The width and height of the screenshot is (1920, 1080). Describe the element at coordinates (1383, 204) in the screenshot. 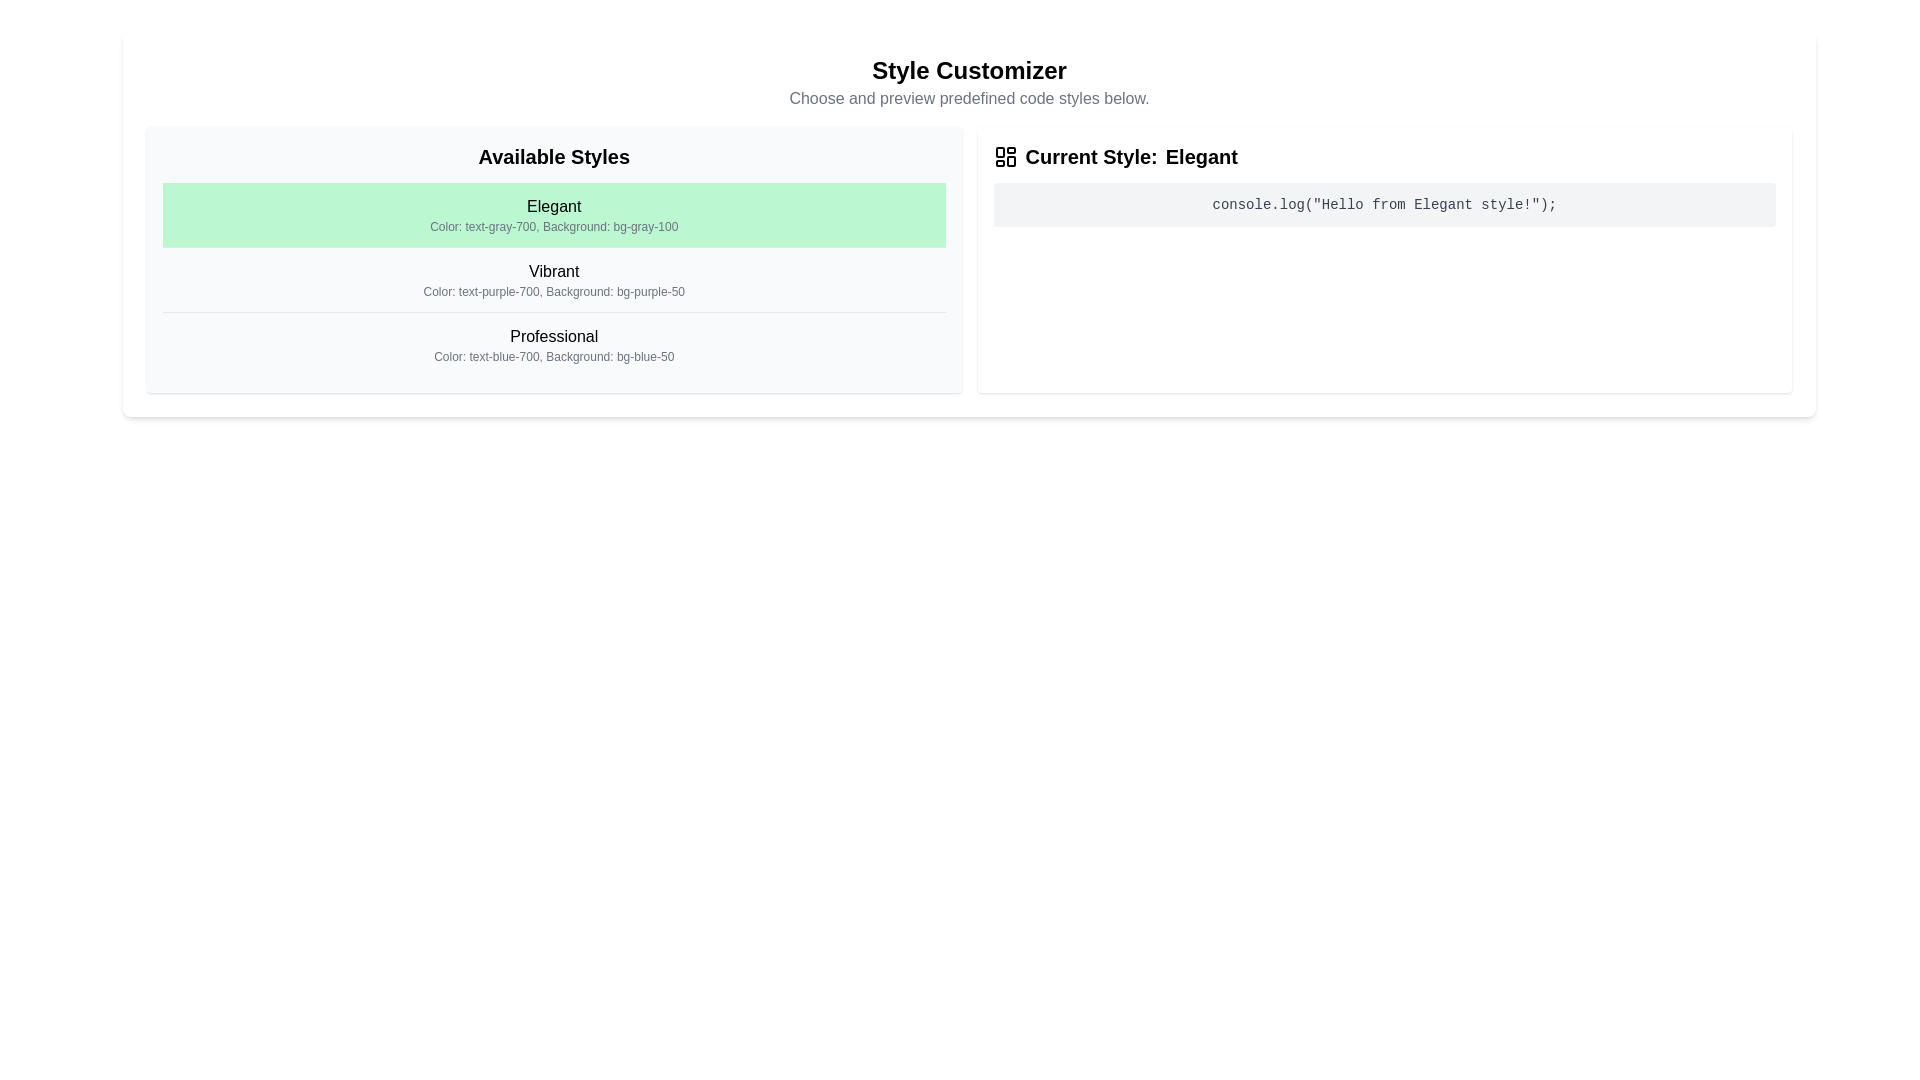

I see `displayed text in the Text block located below the title 'Current Style: Elegant'` at that location.